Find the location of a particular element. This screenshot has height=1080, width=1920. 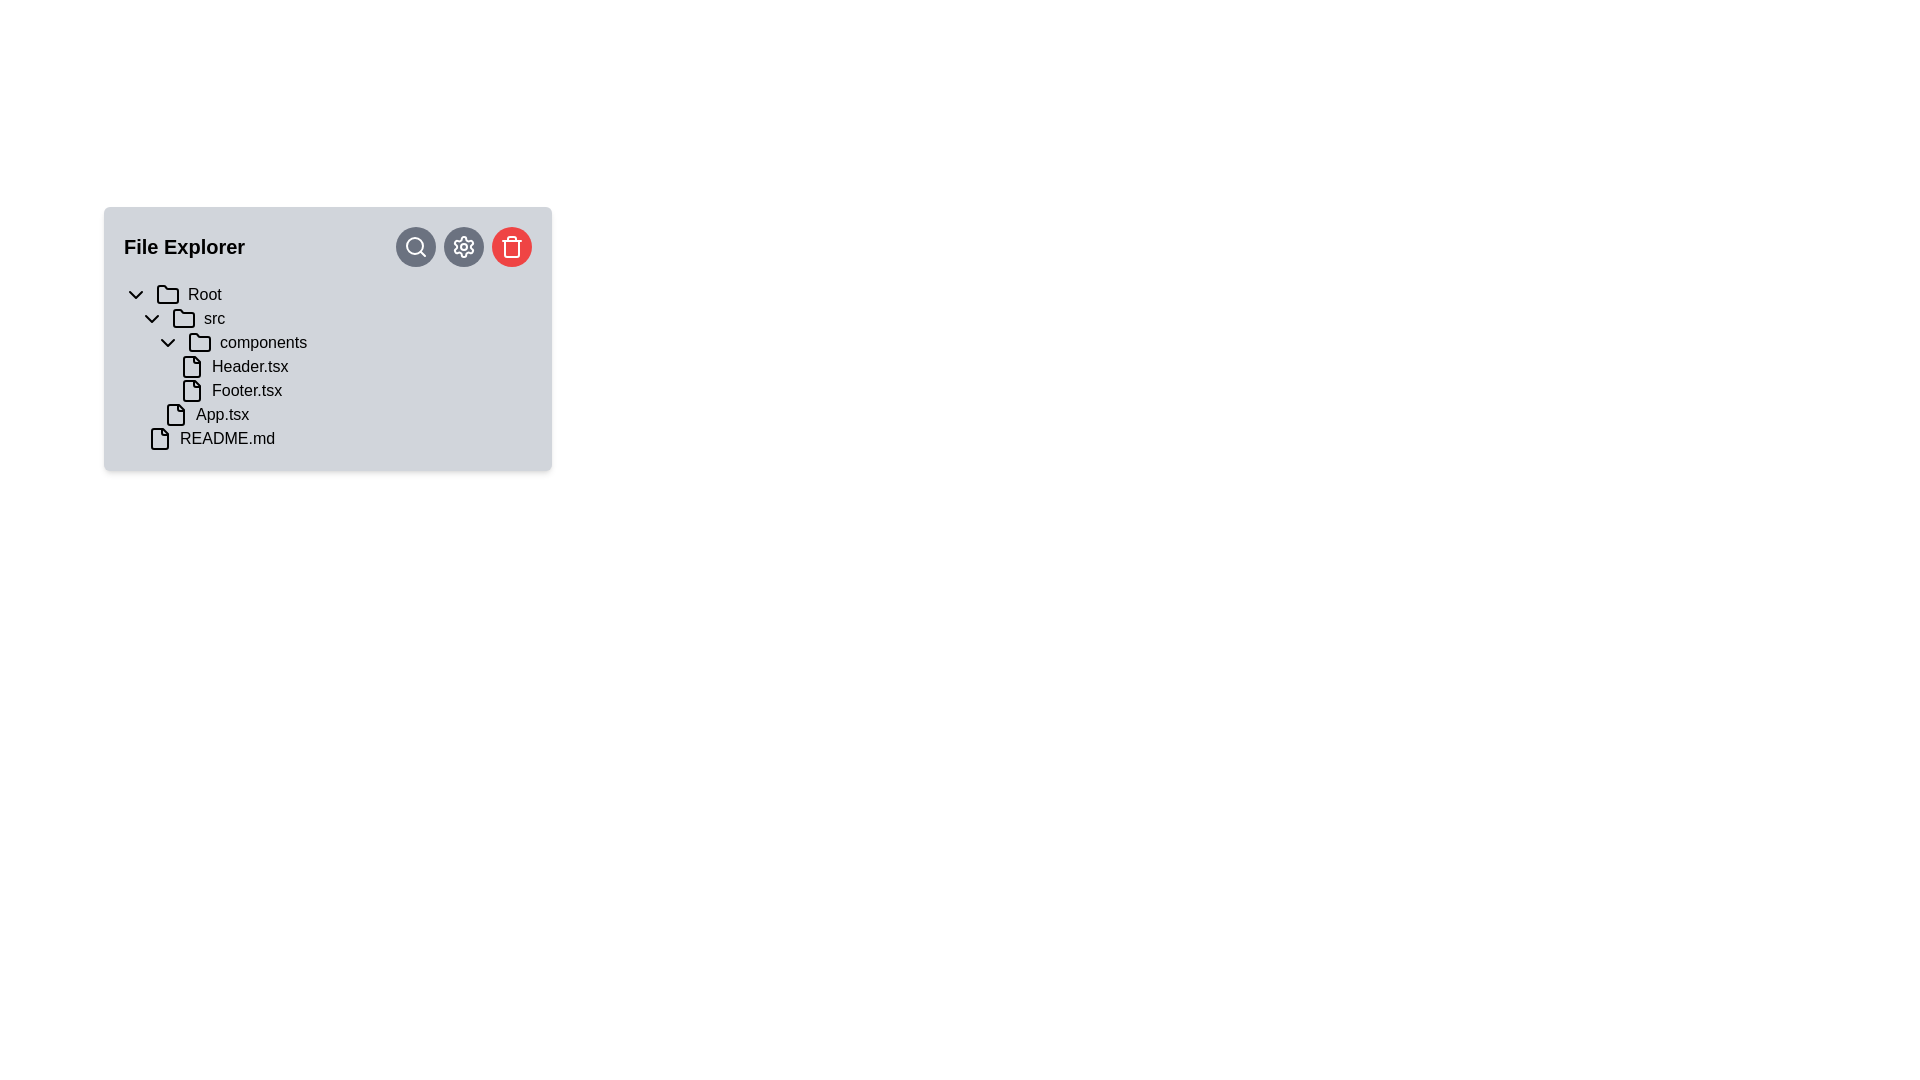

the folder icon located in the 'Root' row of the File Explorer module, positioned to the right of the chevron icon is located at coordinates (168, 294).